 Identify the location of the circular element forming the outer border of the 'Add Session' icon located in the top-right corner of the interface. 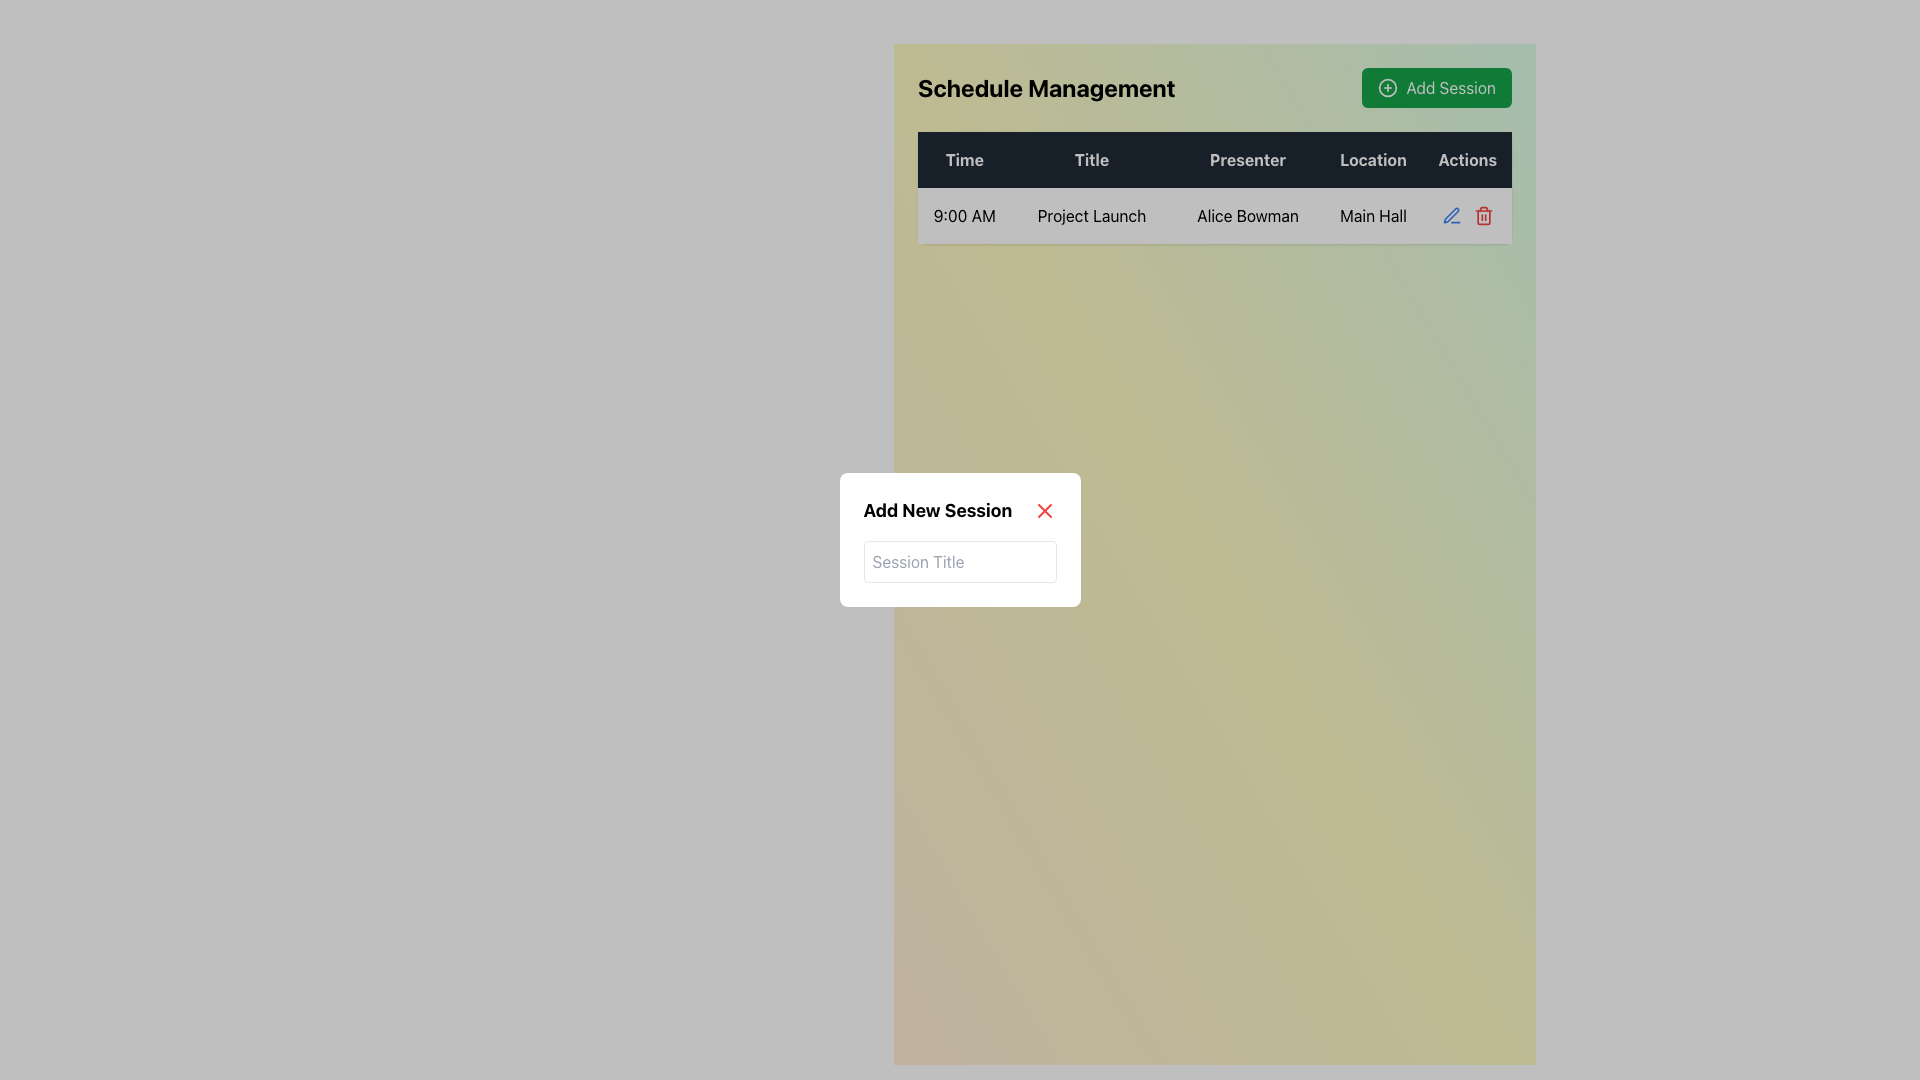
(1387, 87).